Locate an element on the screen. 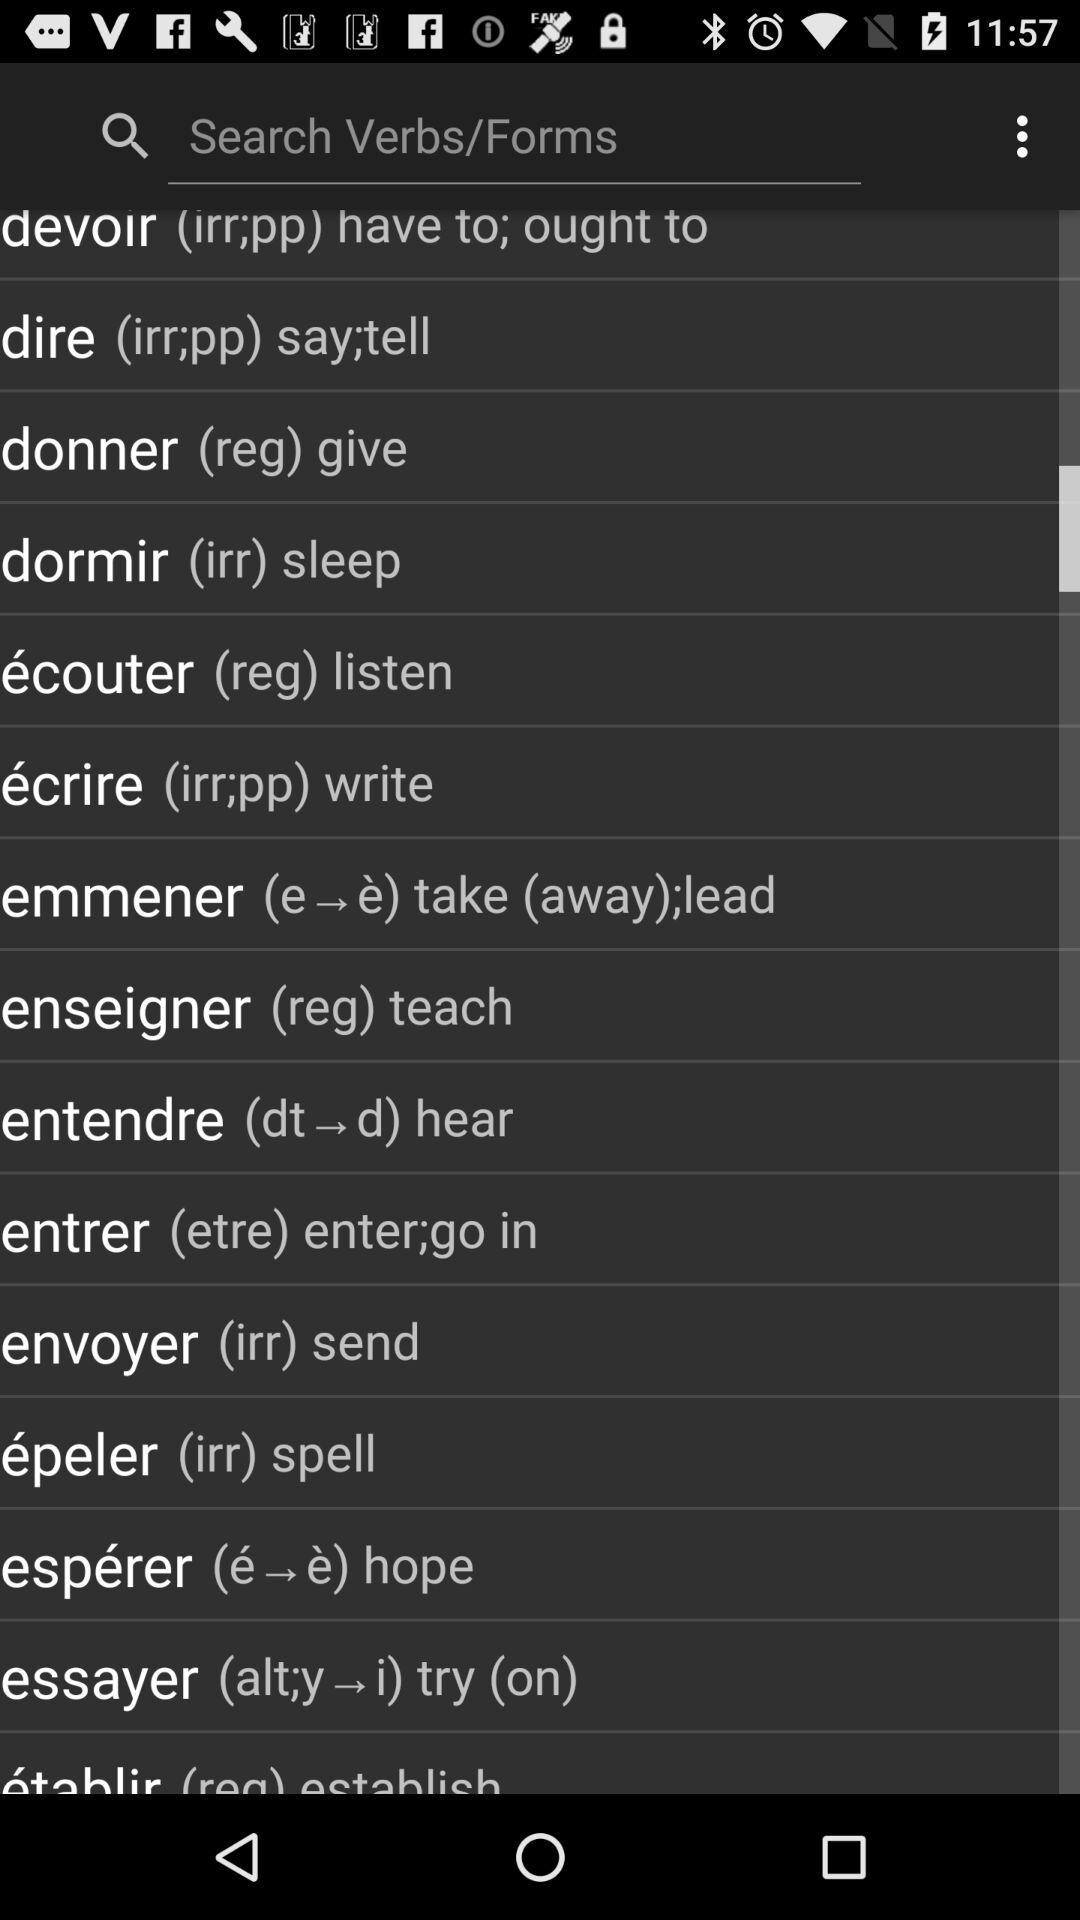  the item above enseigner item is located at coordinates (121, 892).